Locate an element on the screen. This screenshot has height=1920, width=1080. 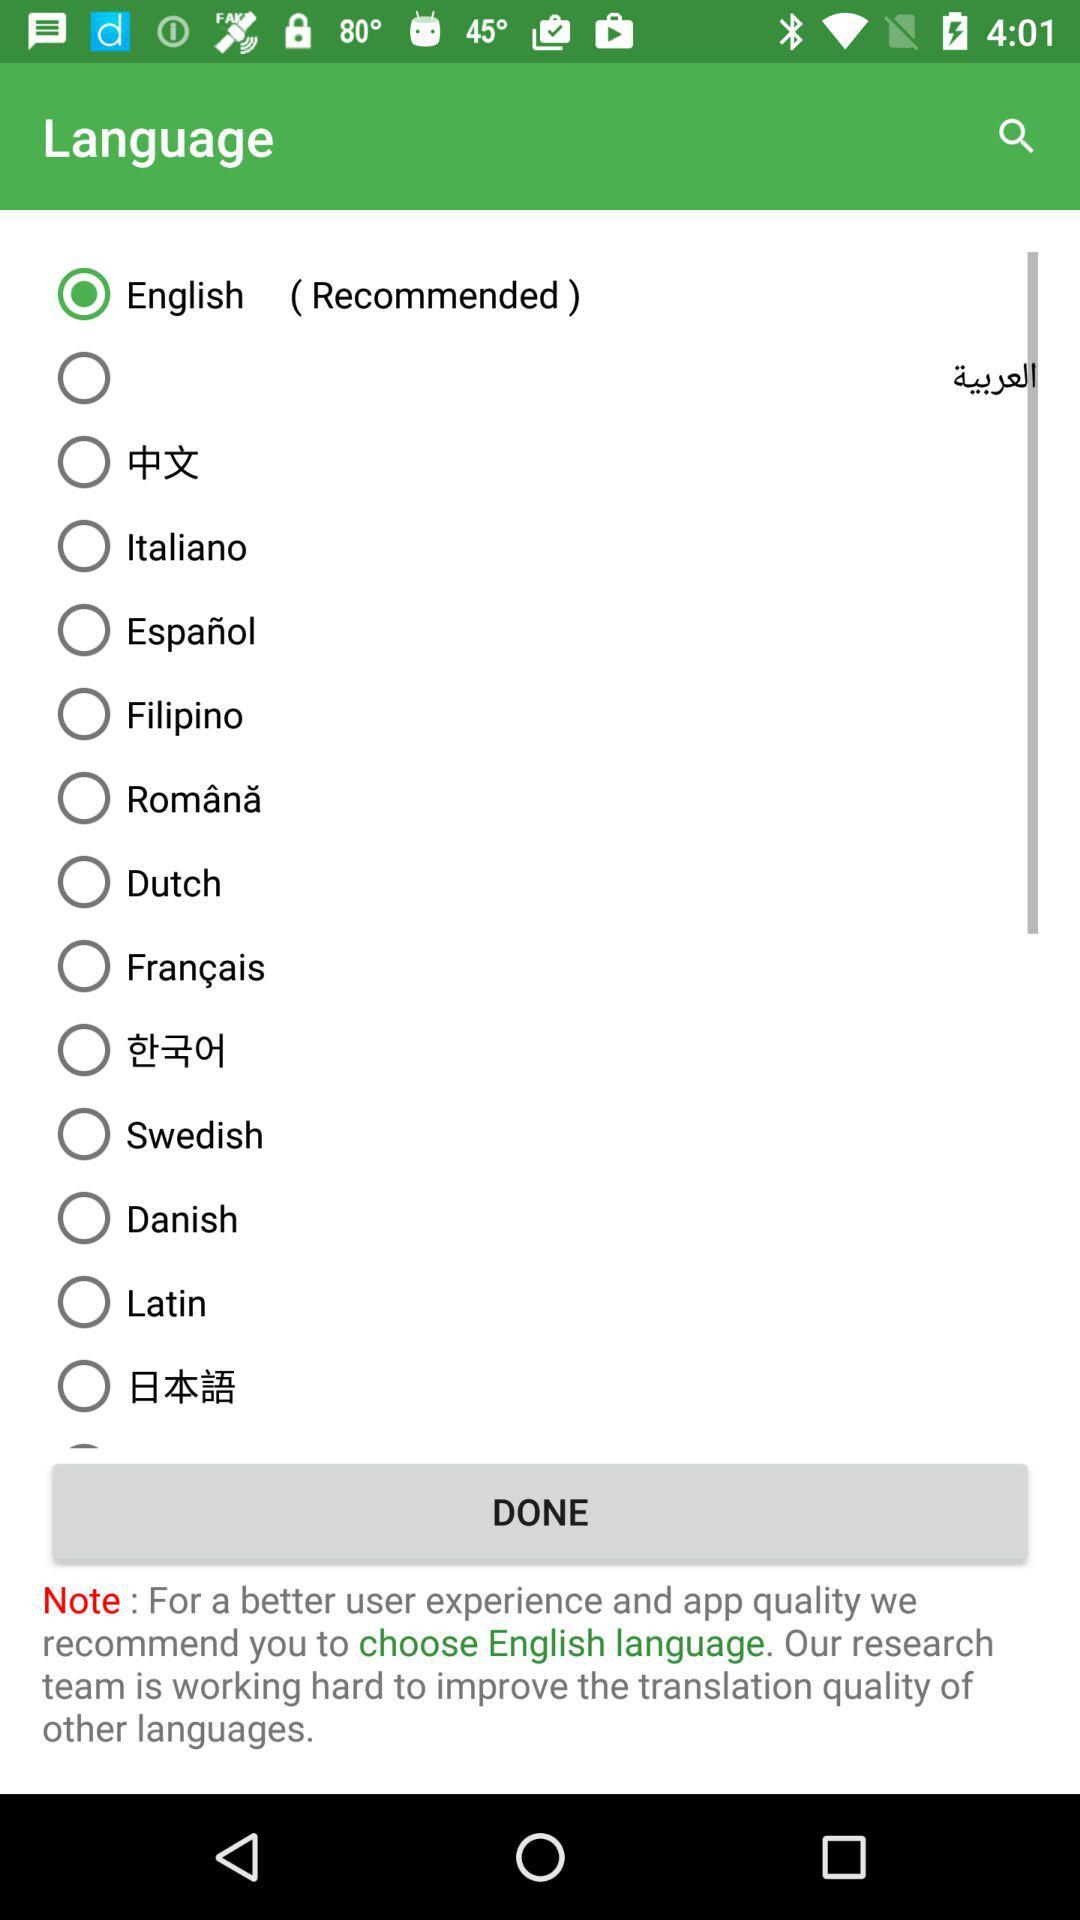
item above danish item is located at coordinates (540, 1133).